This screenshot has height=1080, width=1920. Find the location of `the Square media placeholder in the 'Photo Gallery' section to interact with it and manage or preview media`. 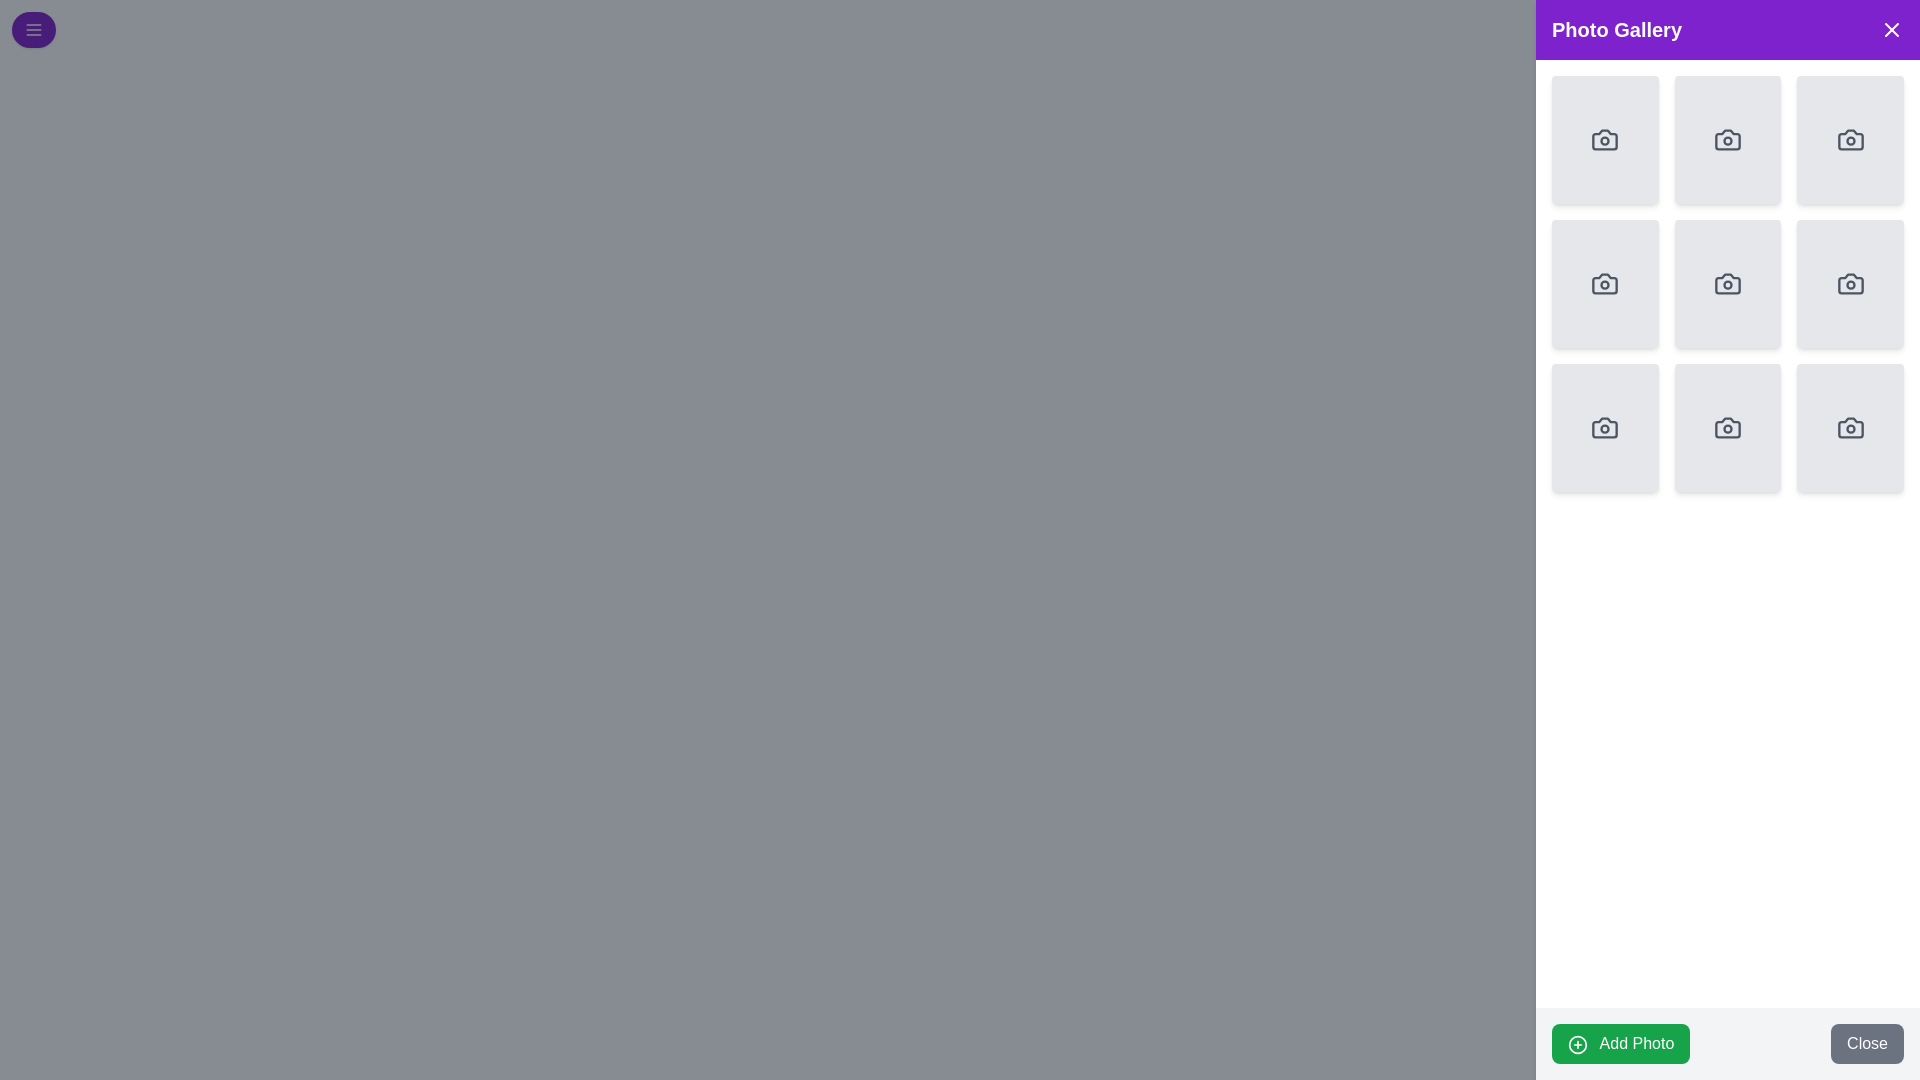

the Square media placeholder in the 'Photo Gallery' section to interact with it and manage or preview media is located at coordinates (1605, 427).